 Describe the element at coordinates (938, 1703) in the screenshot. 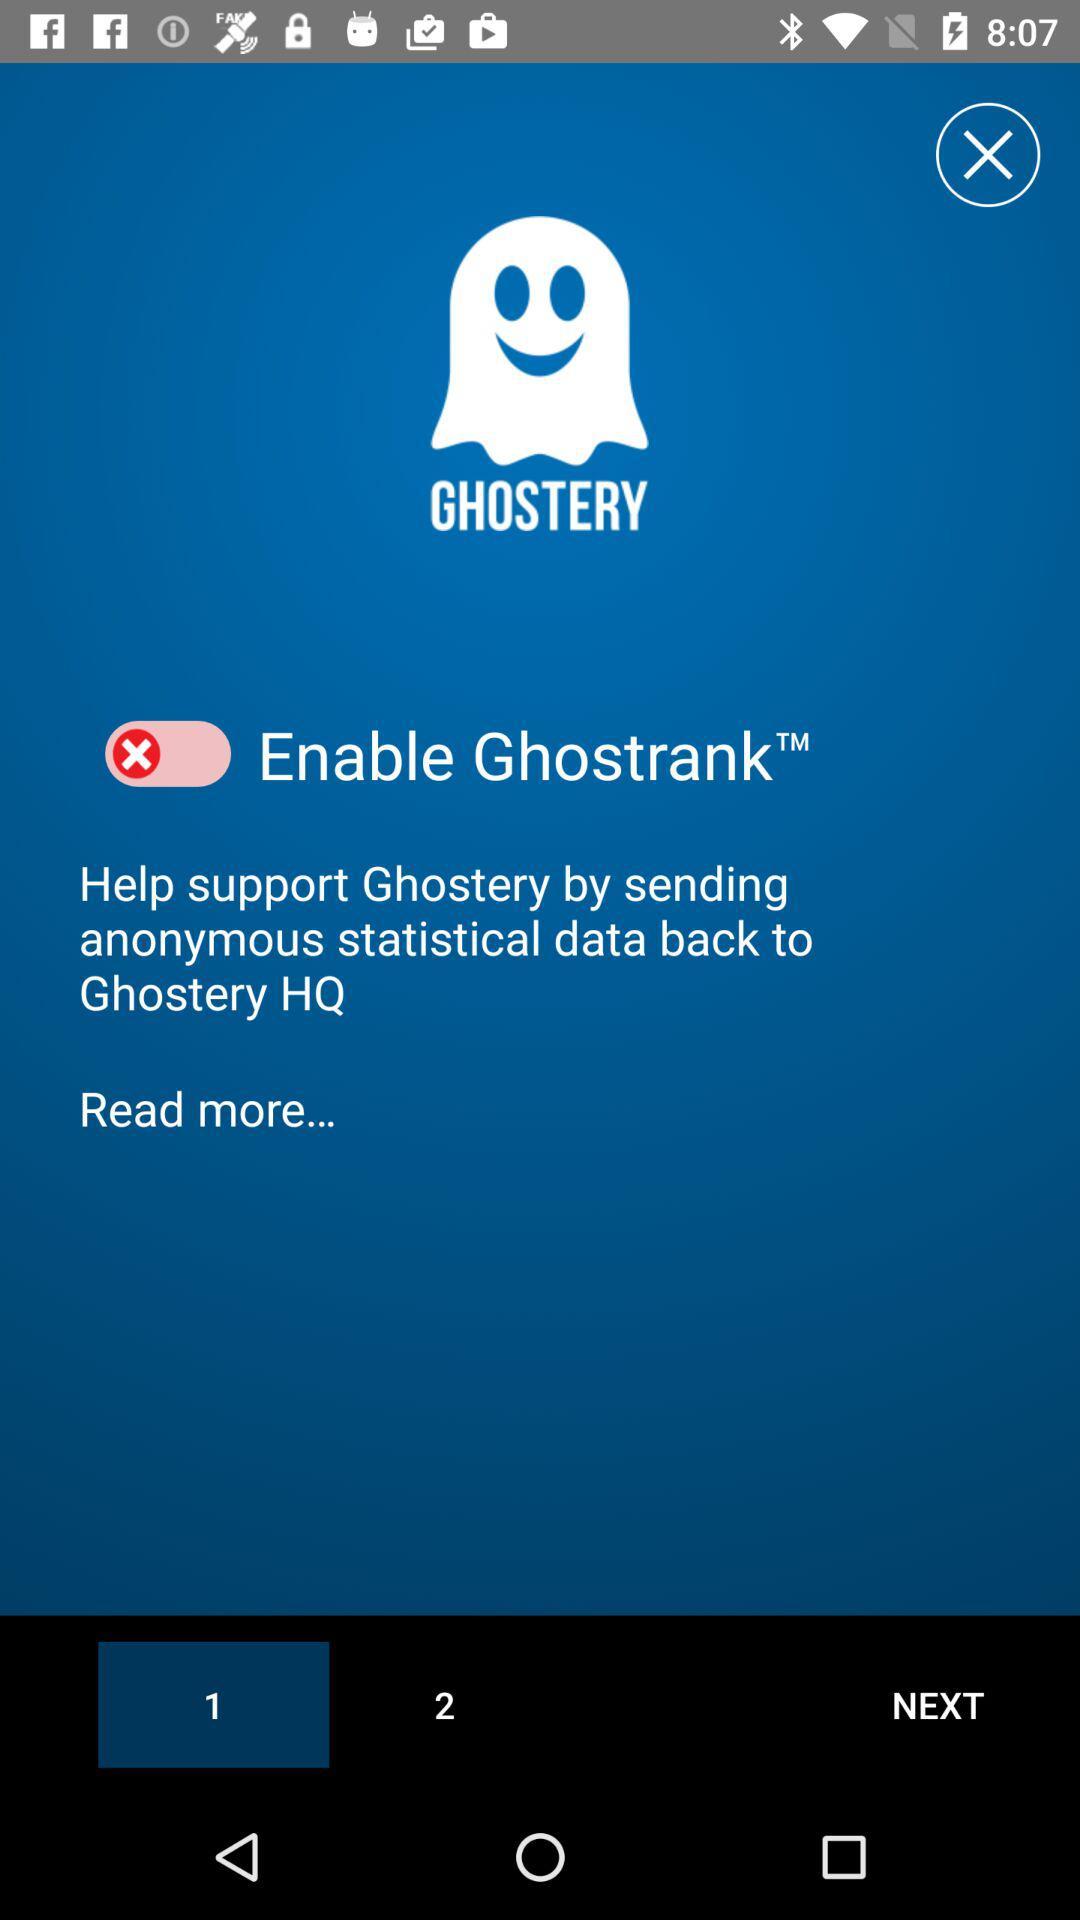

I see `the item at the bottom right corner` at that location.